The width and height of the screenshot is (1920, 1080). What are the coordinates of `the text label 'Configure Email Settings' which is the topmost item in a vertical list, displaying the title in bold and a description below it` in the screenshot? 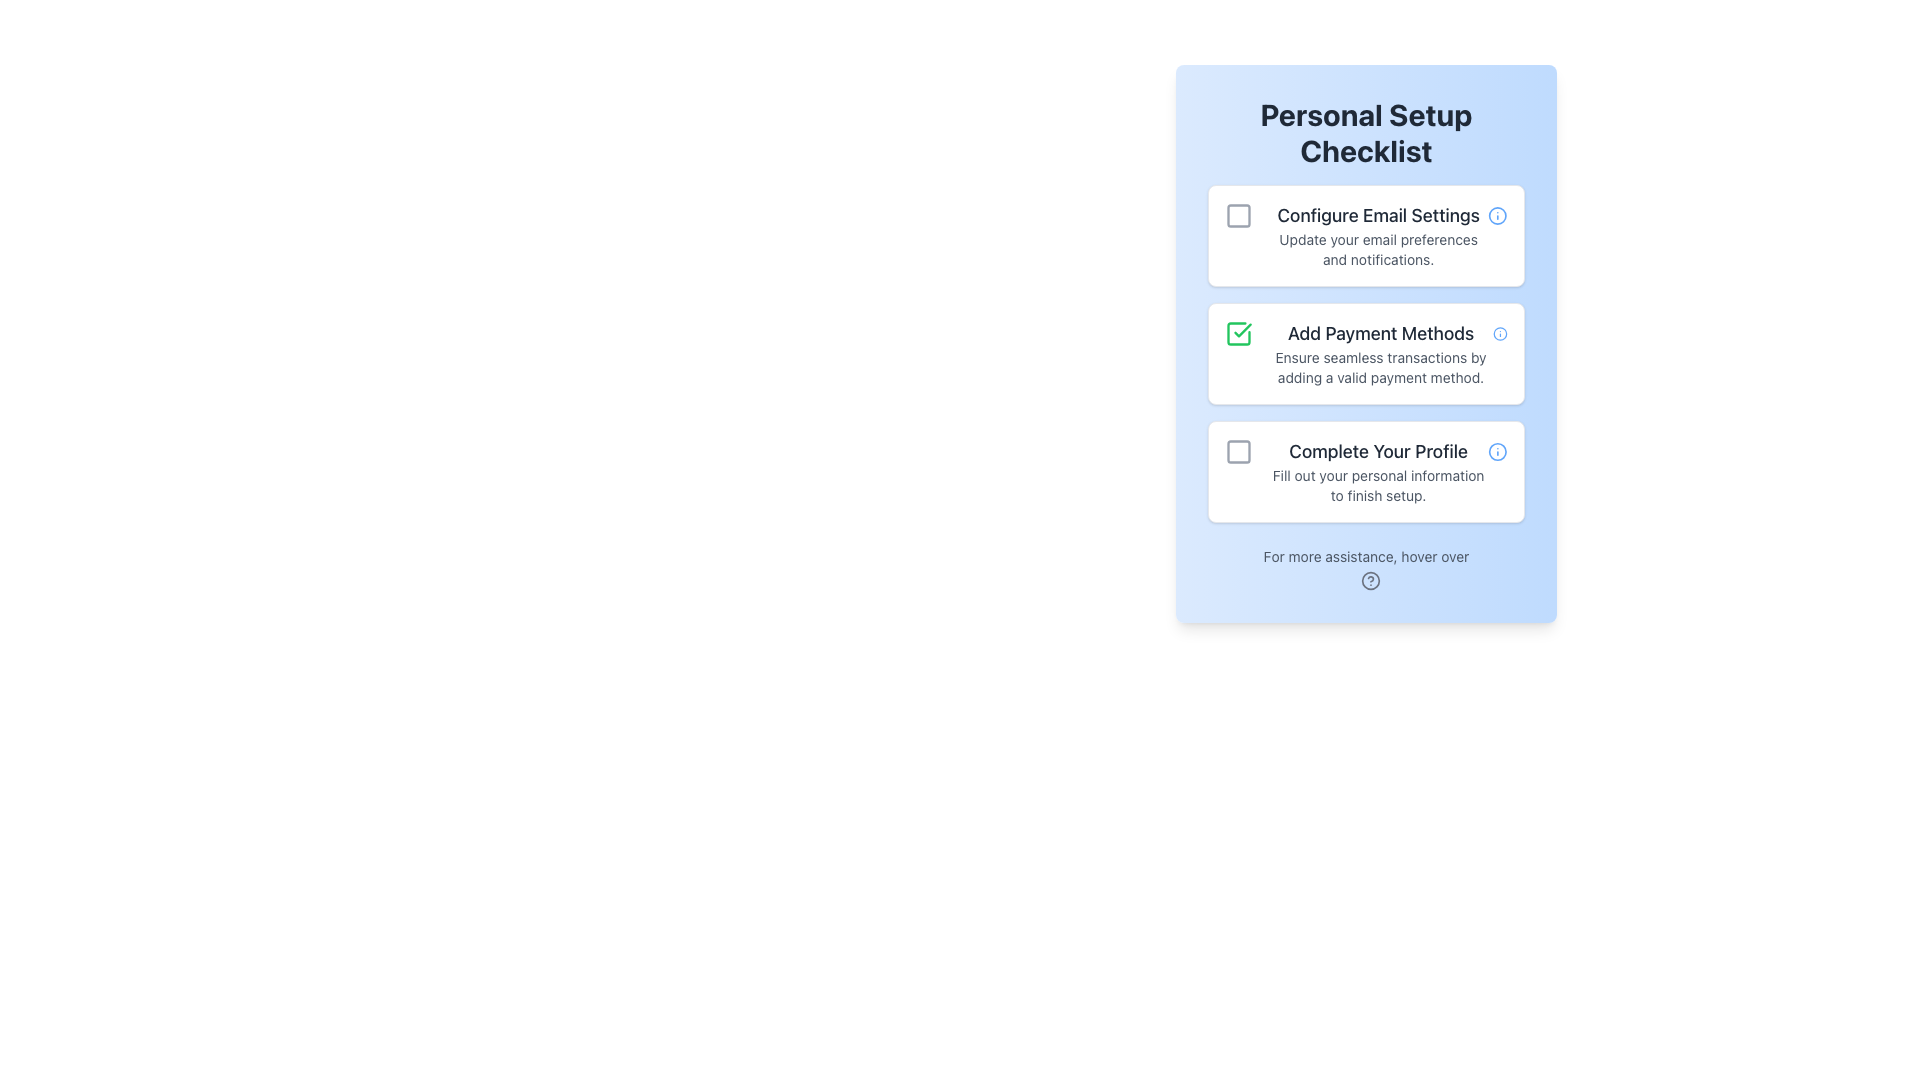 It's located at (1377, 234).